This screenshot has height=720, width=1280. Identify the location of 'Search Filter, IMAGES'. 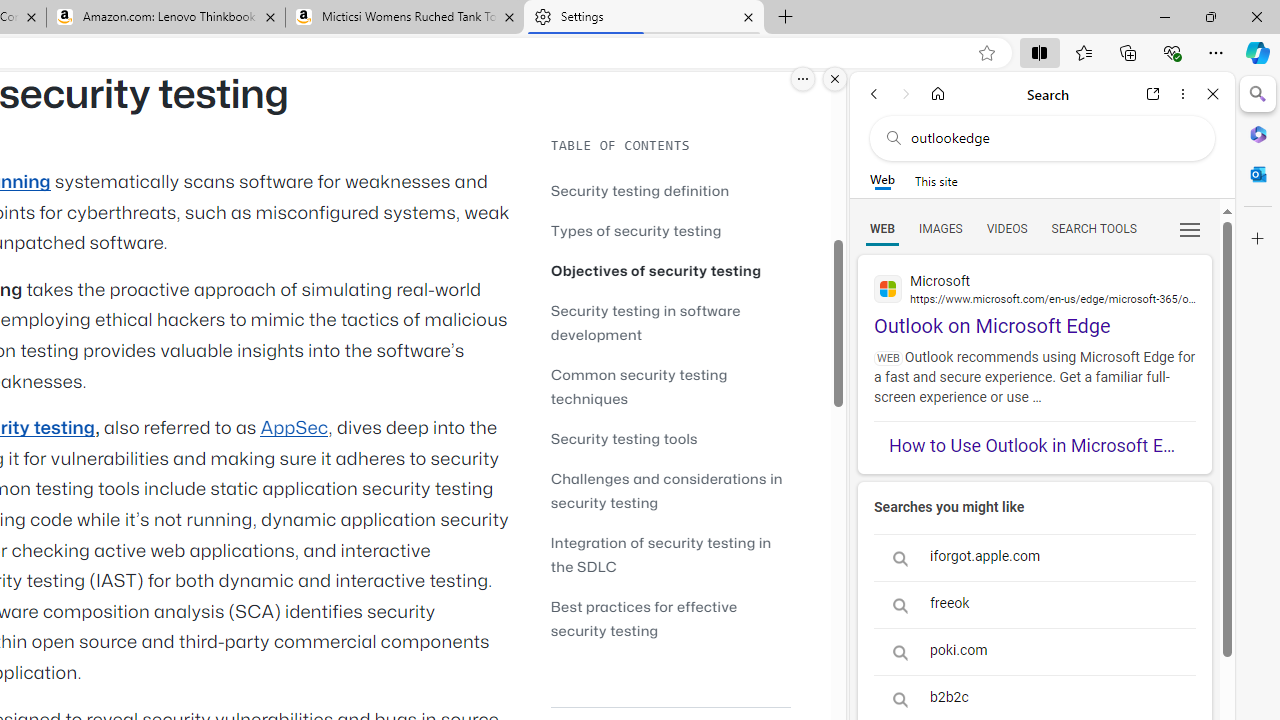
(939, 227).